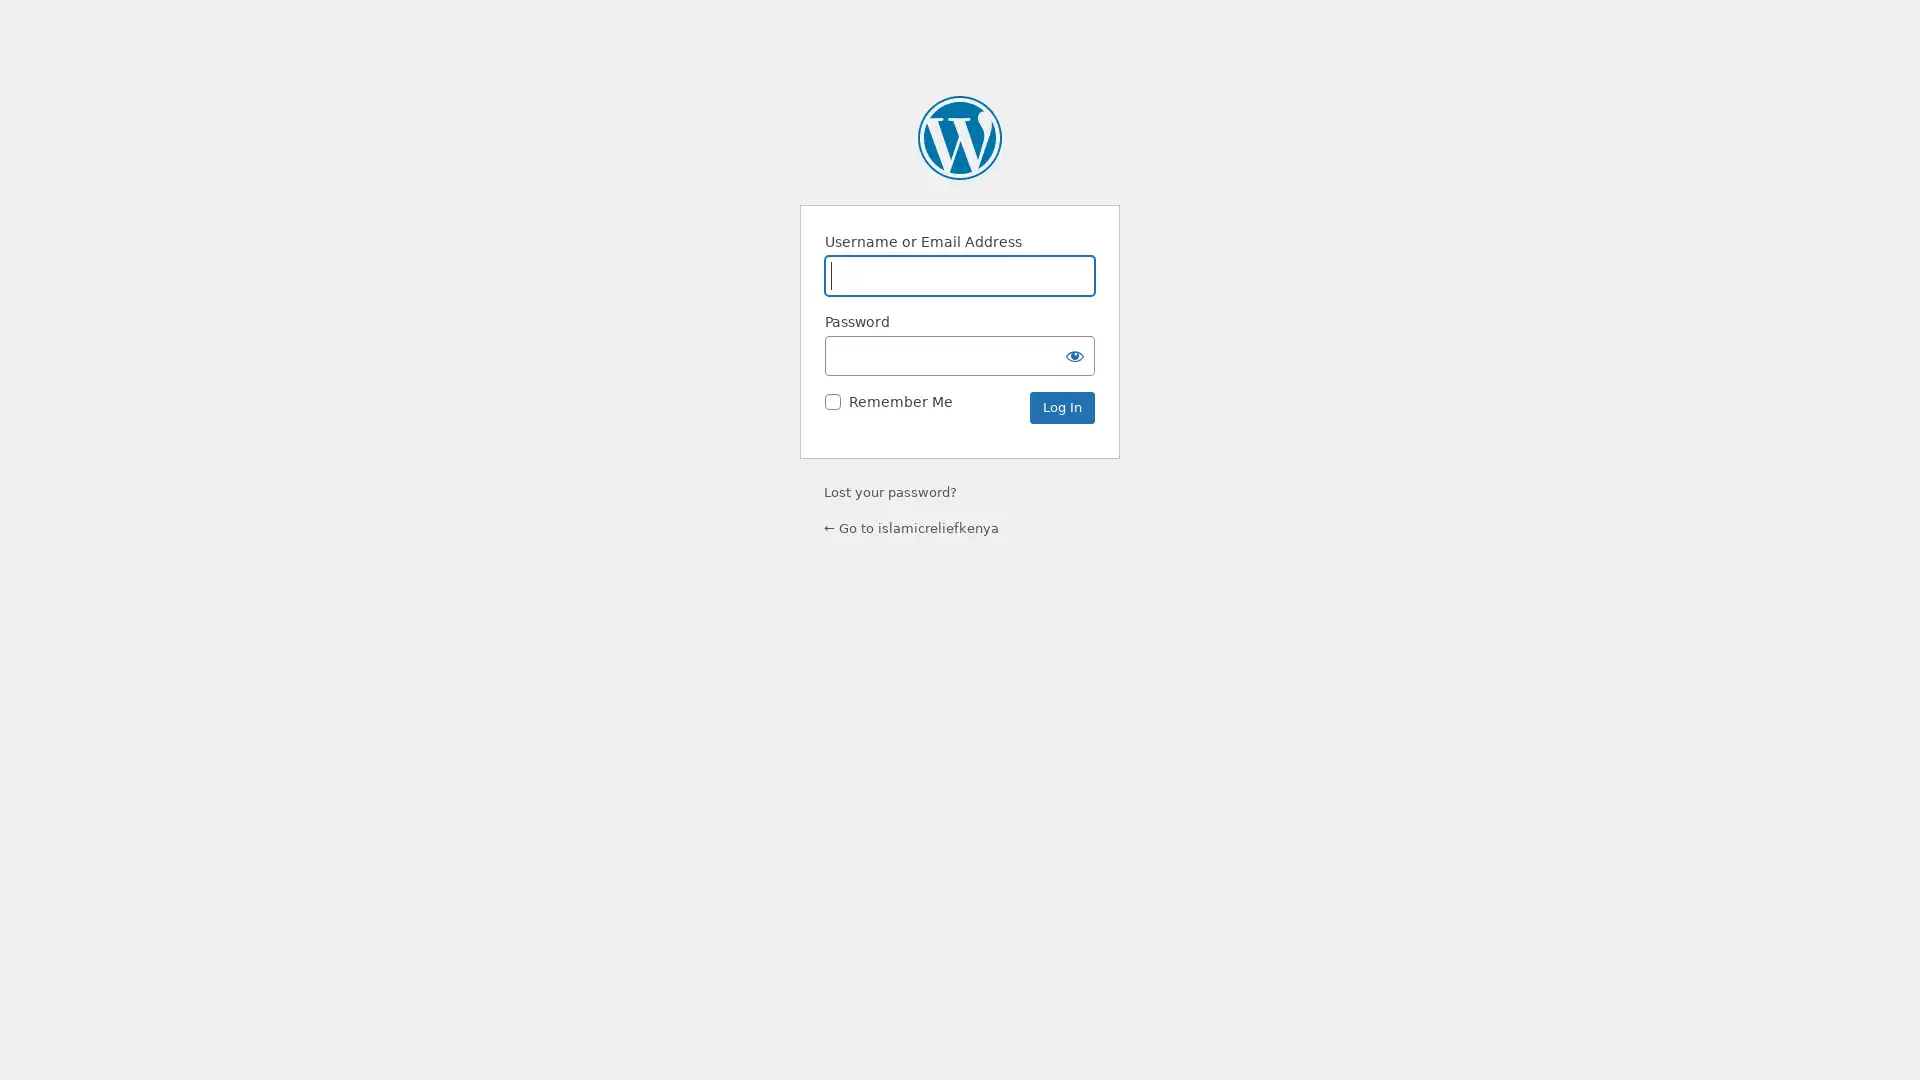 Image resolution: width=1920 pixels, height=1080 pixels. What do you see at coordinates (1061, 407) in the screenshot?
I see `Log In` at bounding box center [1061, 407].